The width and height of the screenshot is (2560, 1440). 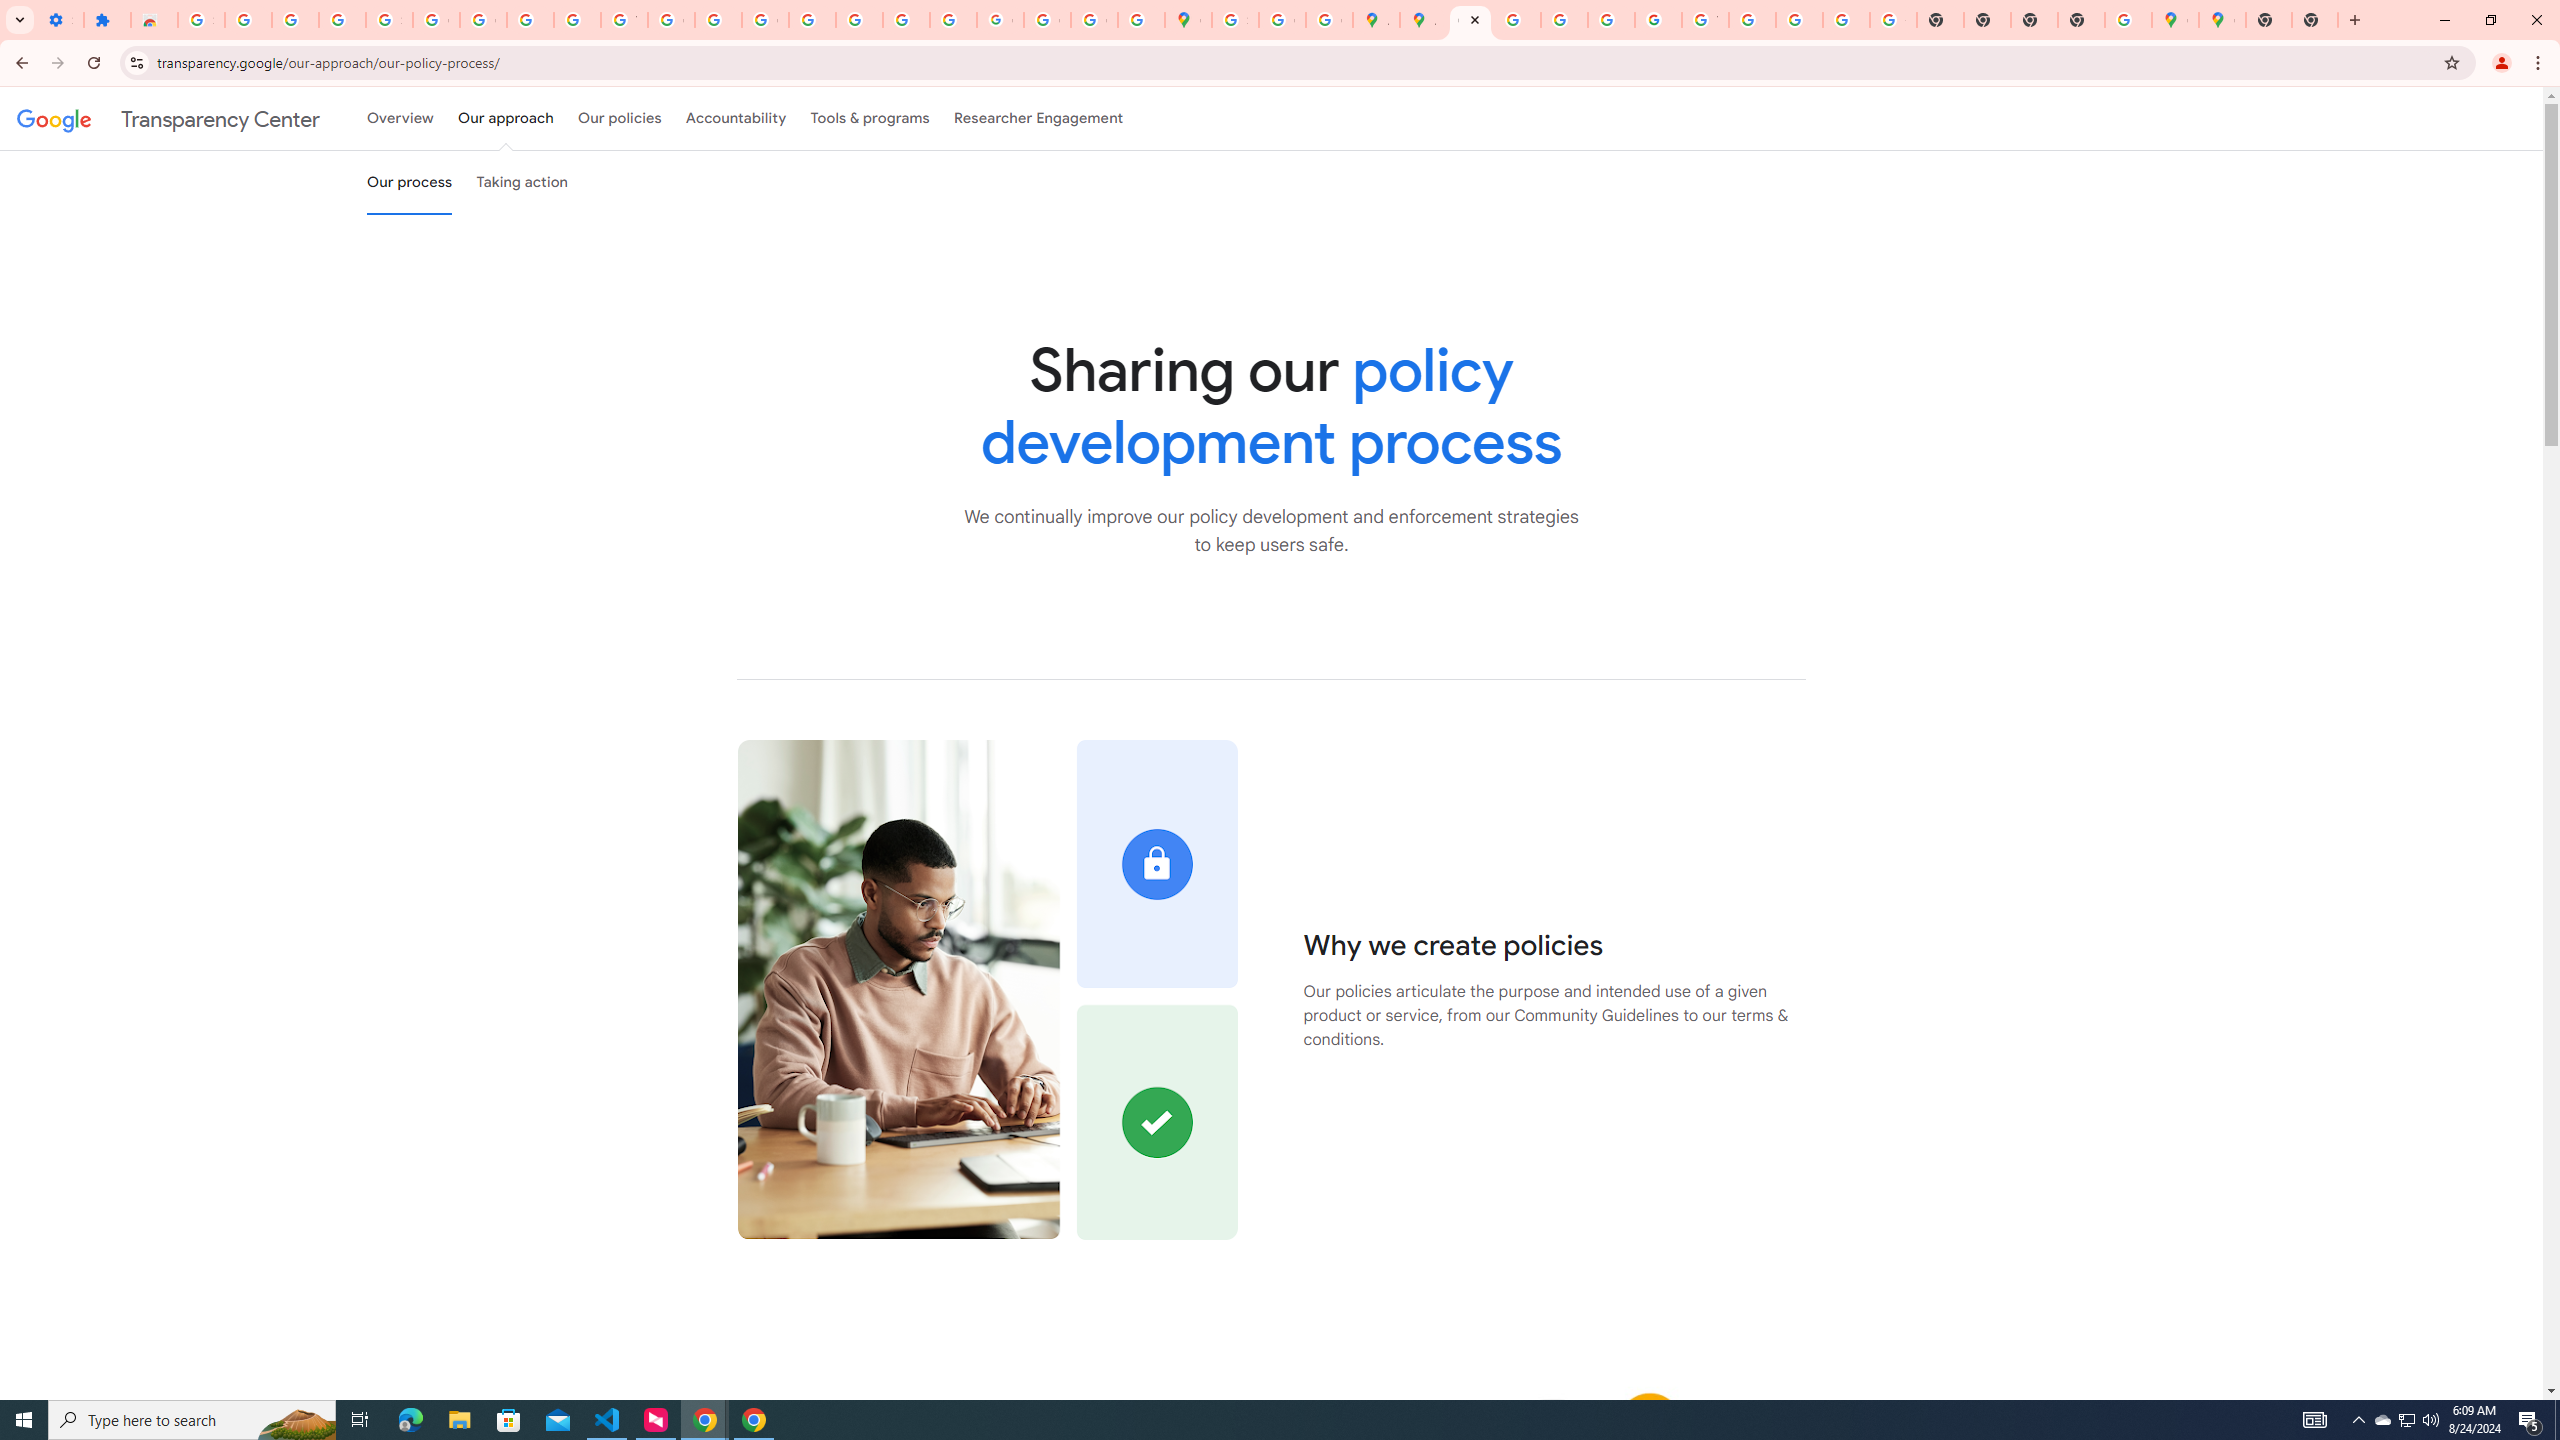 What do you see at coordinates (2127, 19) in the screenshot?
I see `'Use Google Maps in Space - Google Maps Help'` at bounding box center [2127, 19].